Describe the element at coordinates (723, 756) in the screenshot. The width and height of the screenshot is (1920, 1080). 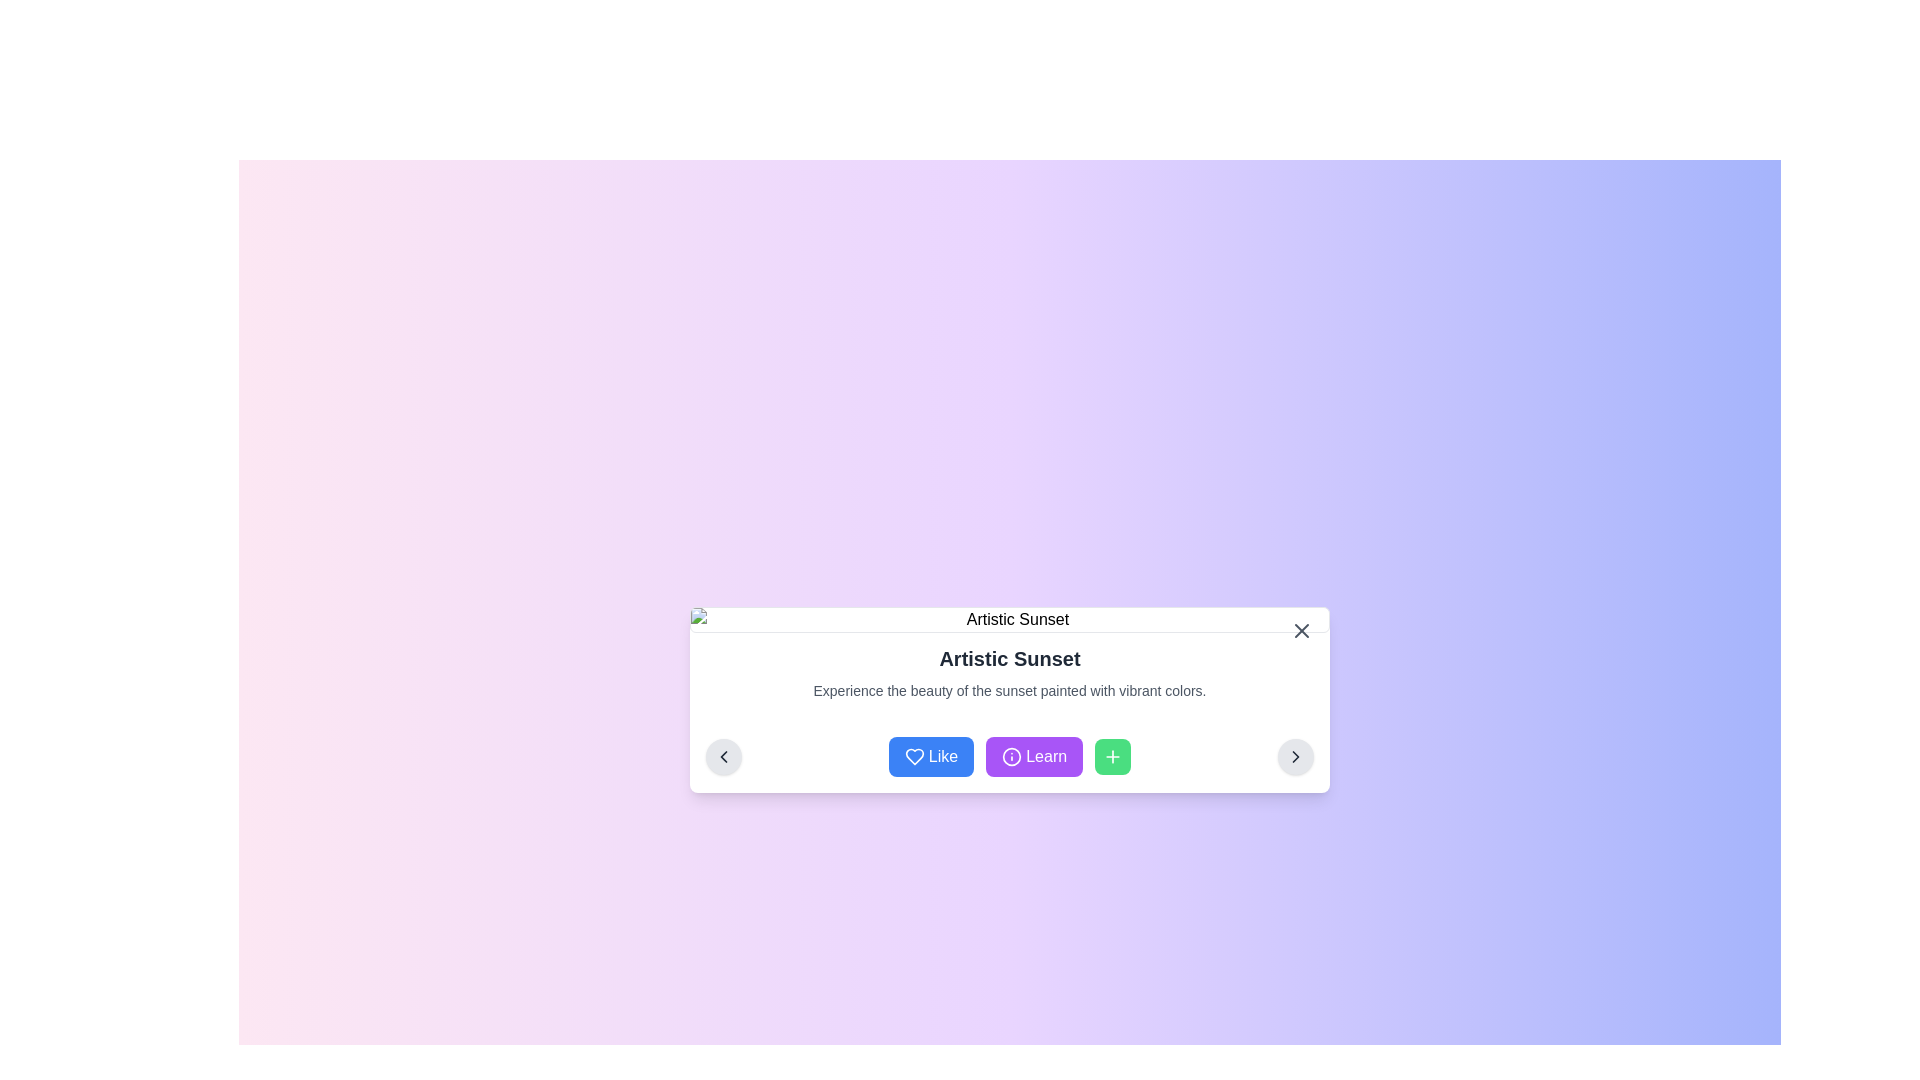
I see `the left-facing chevron icon embedded within the circular button located at the bottom-left corner of the 'Artistic Sunset' panel` at that location.